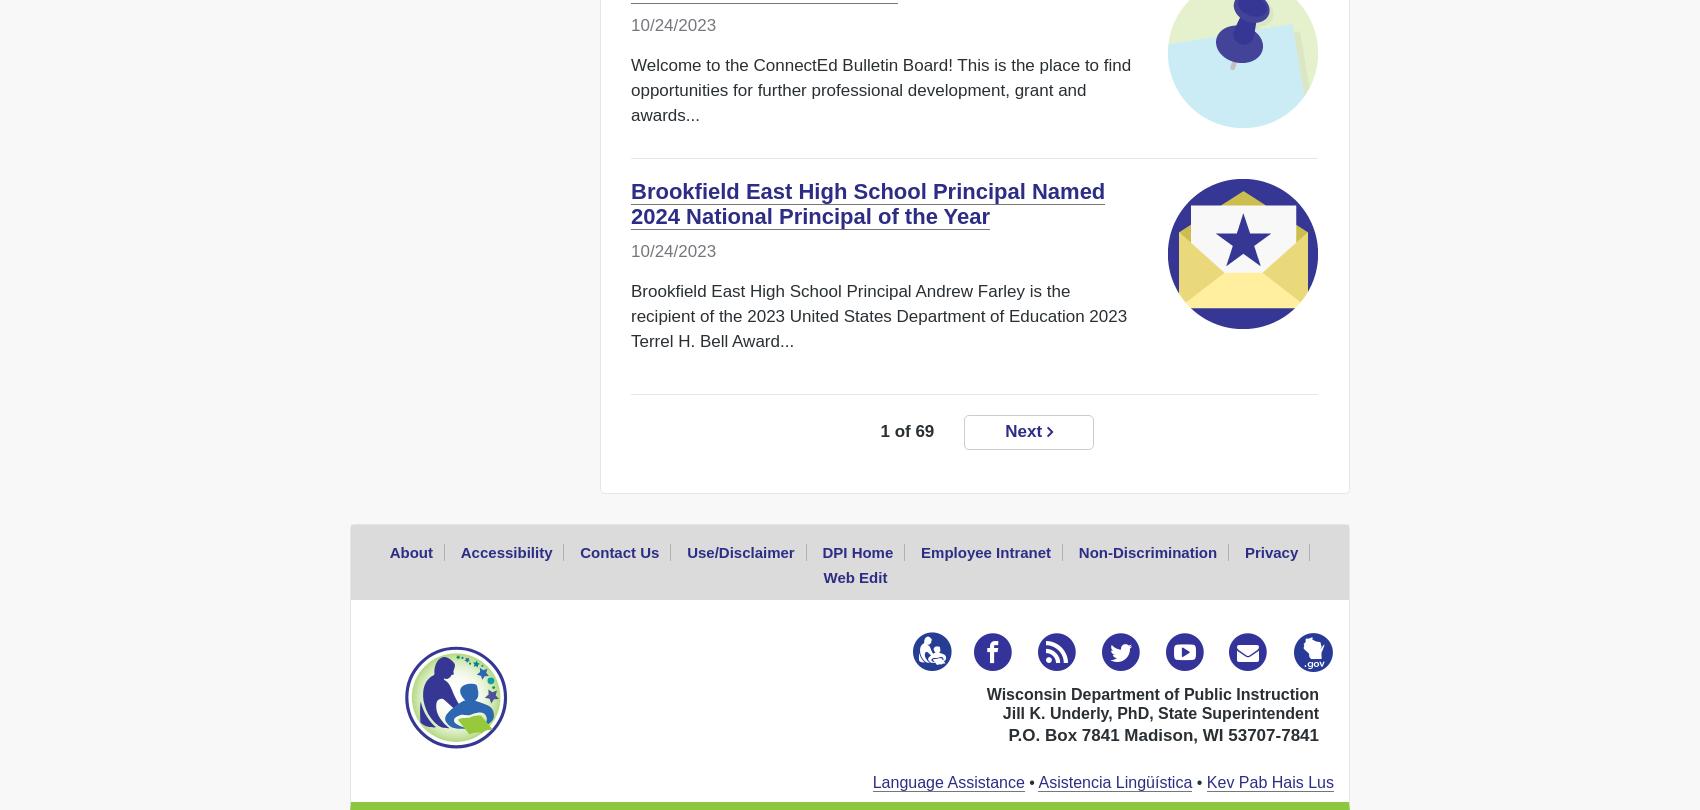 This screenshot has width=1700, height=810. What do you see at coordinates (1024, 431) in the screenshot?
I see `'Next'` at bounding box center [1024, 431].